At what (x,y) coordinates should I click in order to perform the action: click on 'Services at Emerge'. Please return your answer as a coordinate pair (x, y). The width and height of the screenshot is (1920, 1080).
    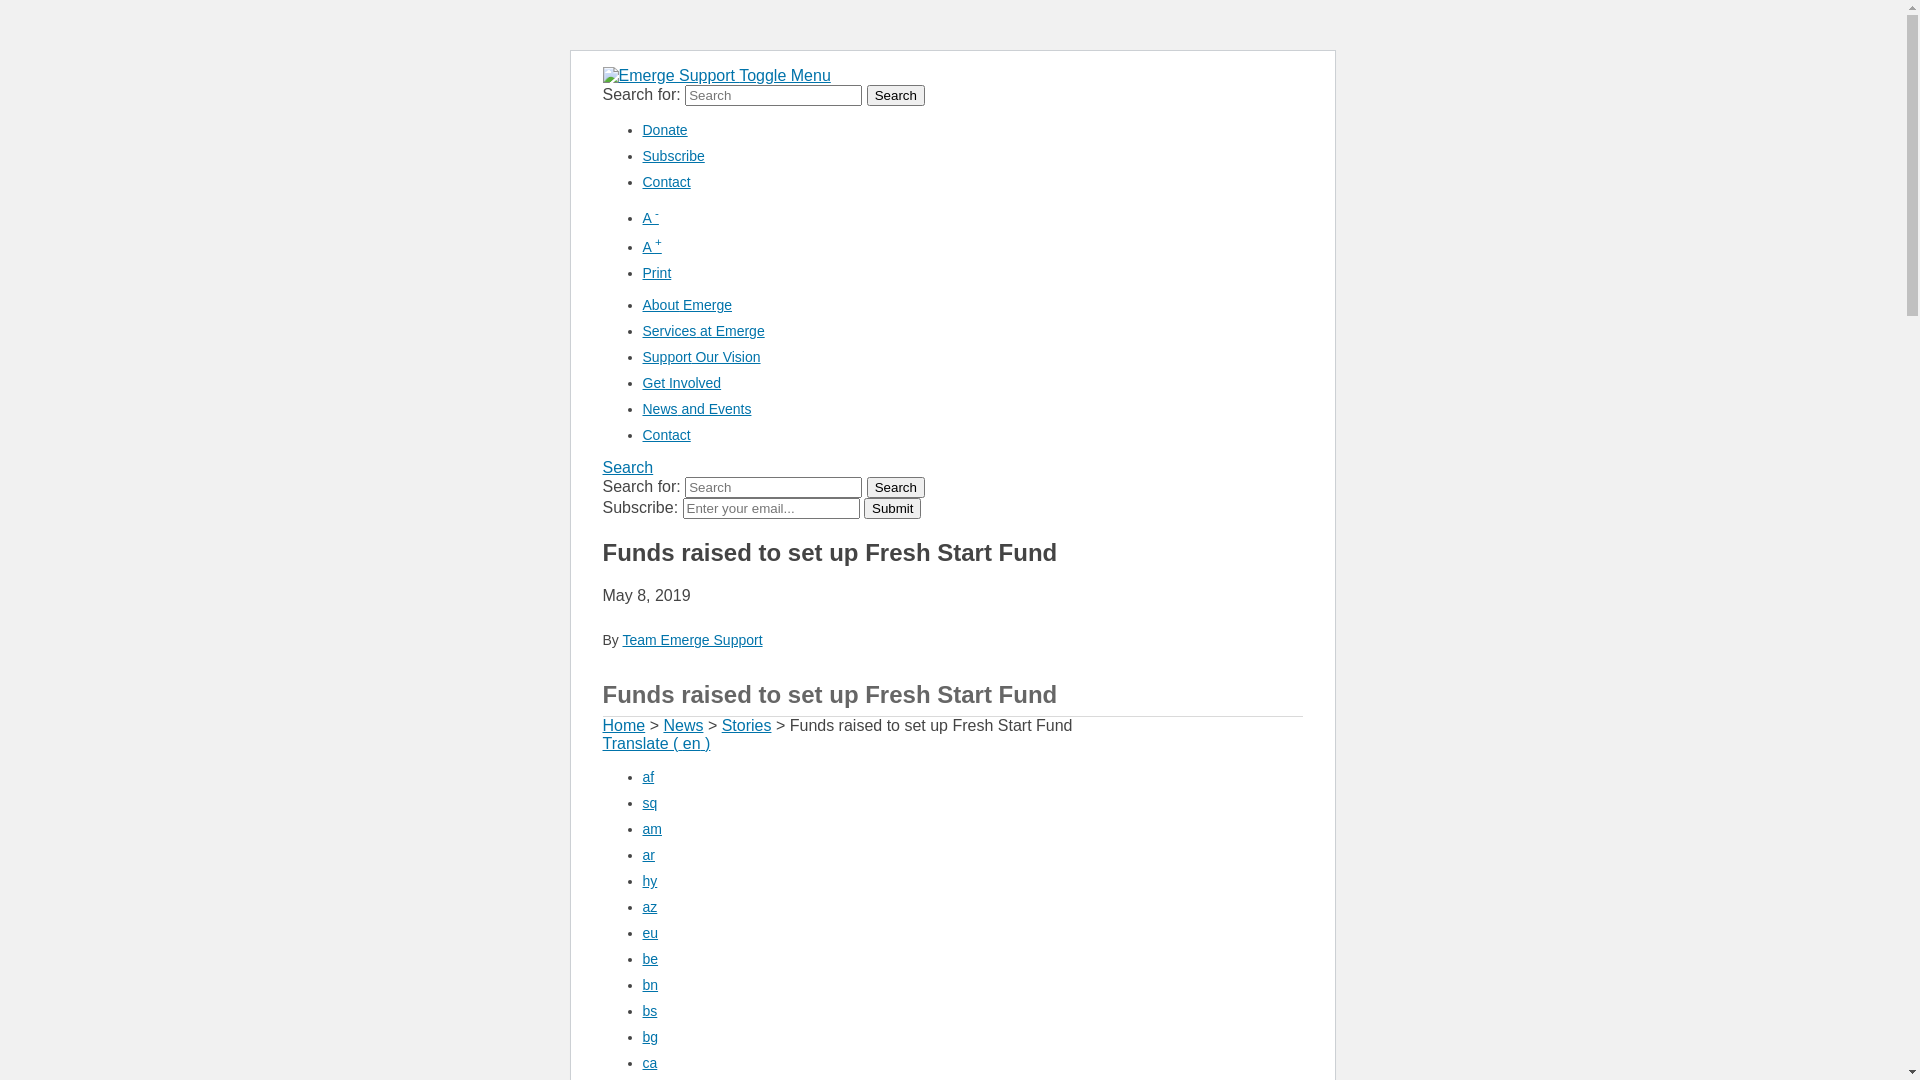
    Looking at the image, I should click on (702, 330).